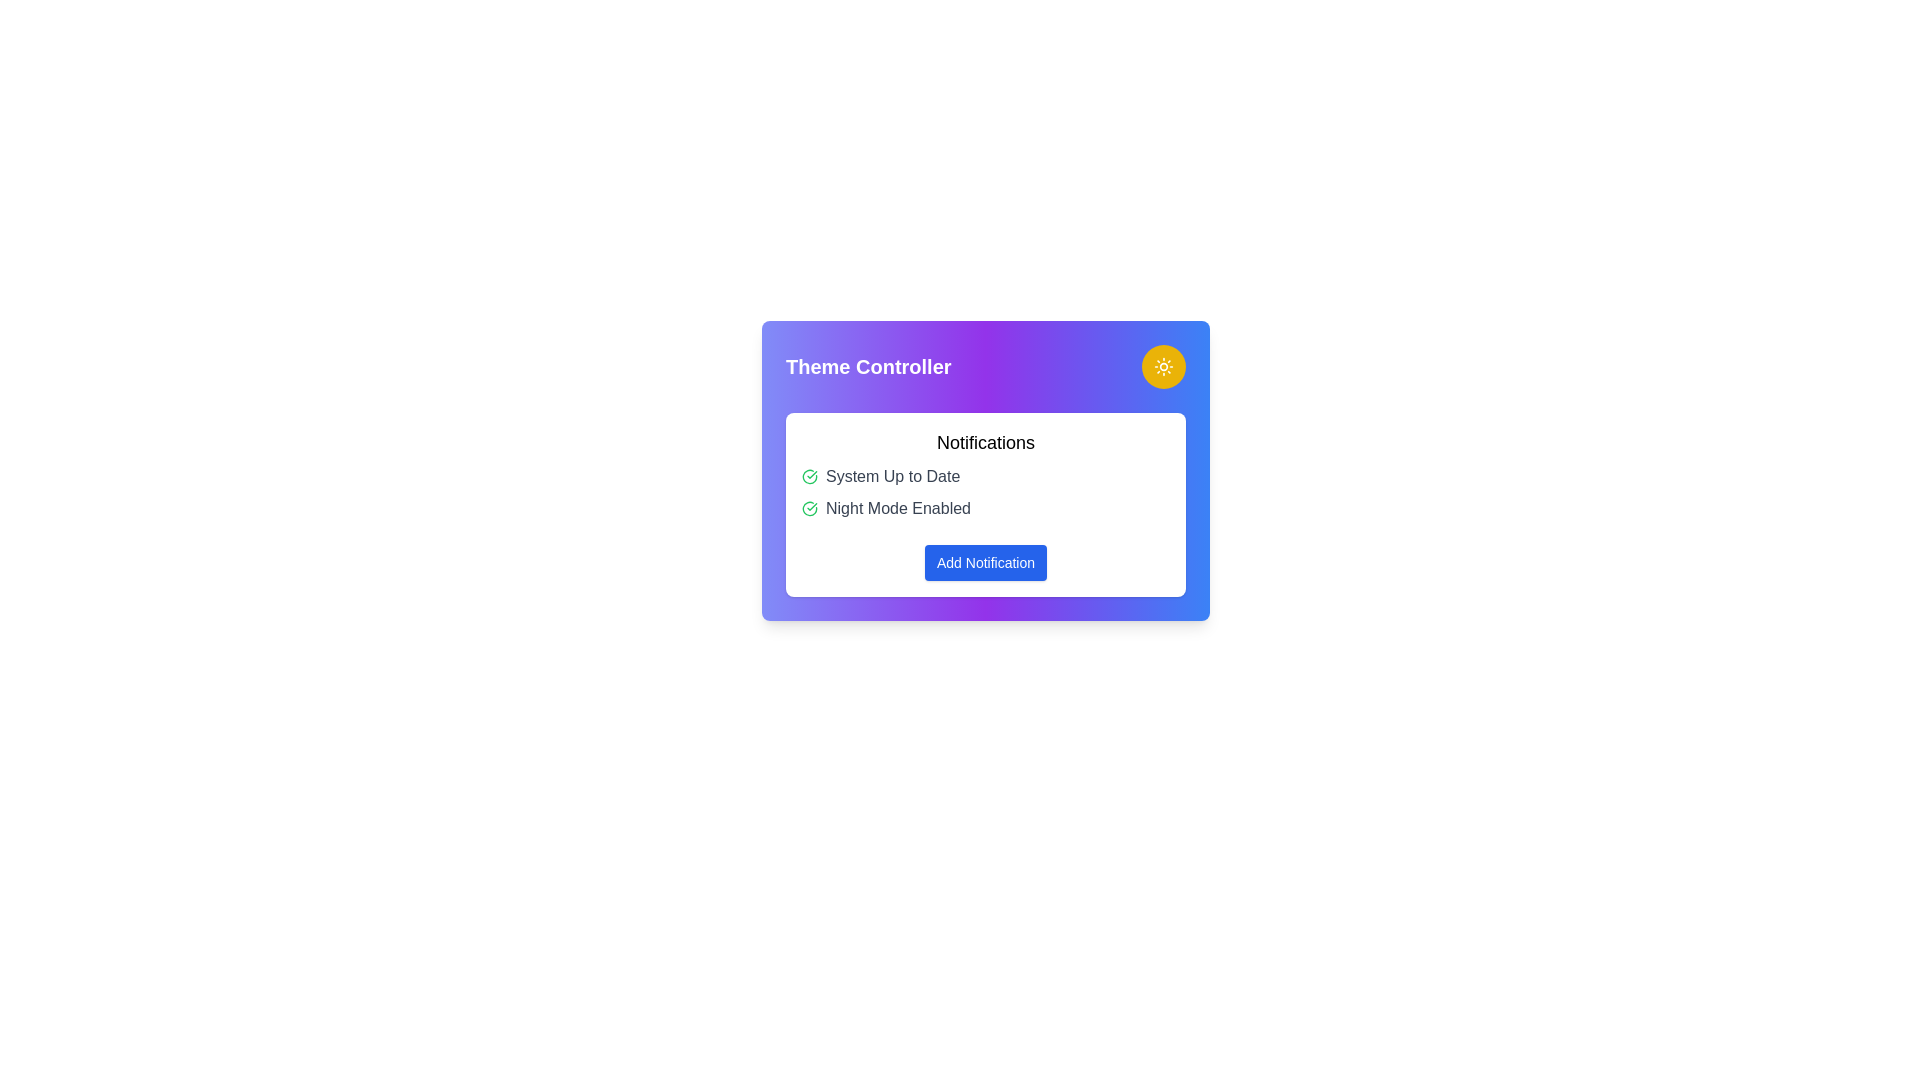 This screenshot has width=1920, height=1080. I want to click on the status icon that visually represents successful completion, located to the left of the 'System Up to Date' text, so click(810, 477).